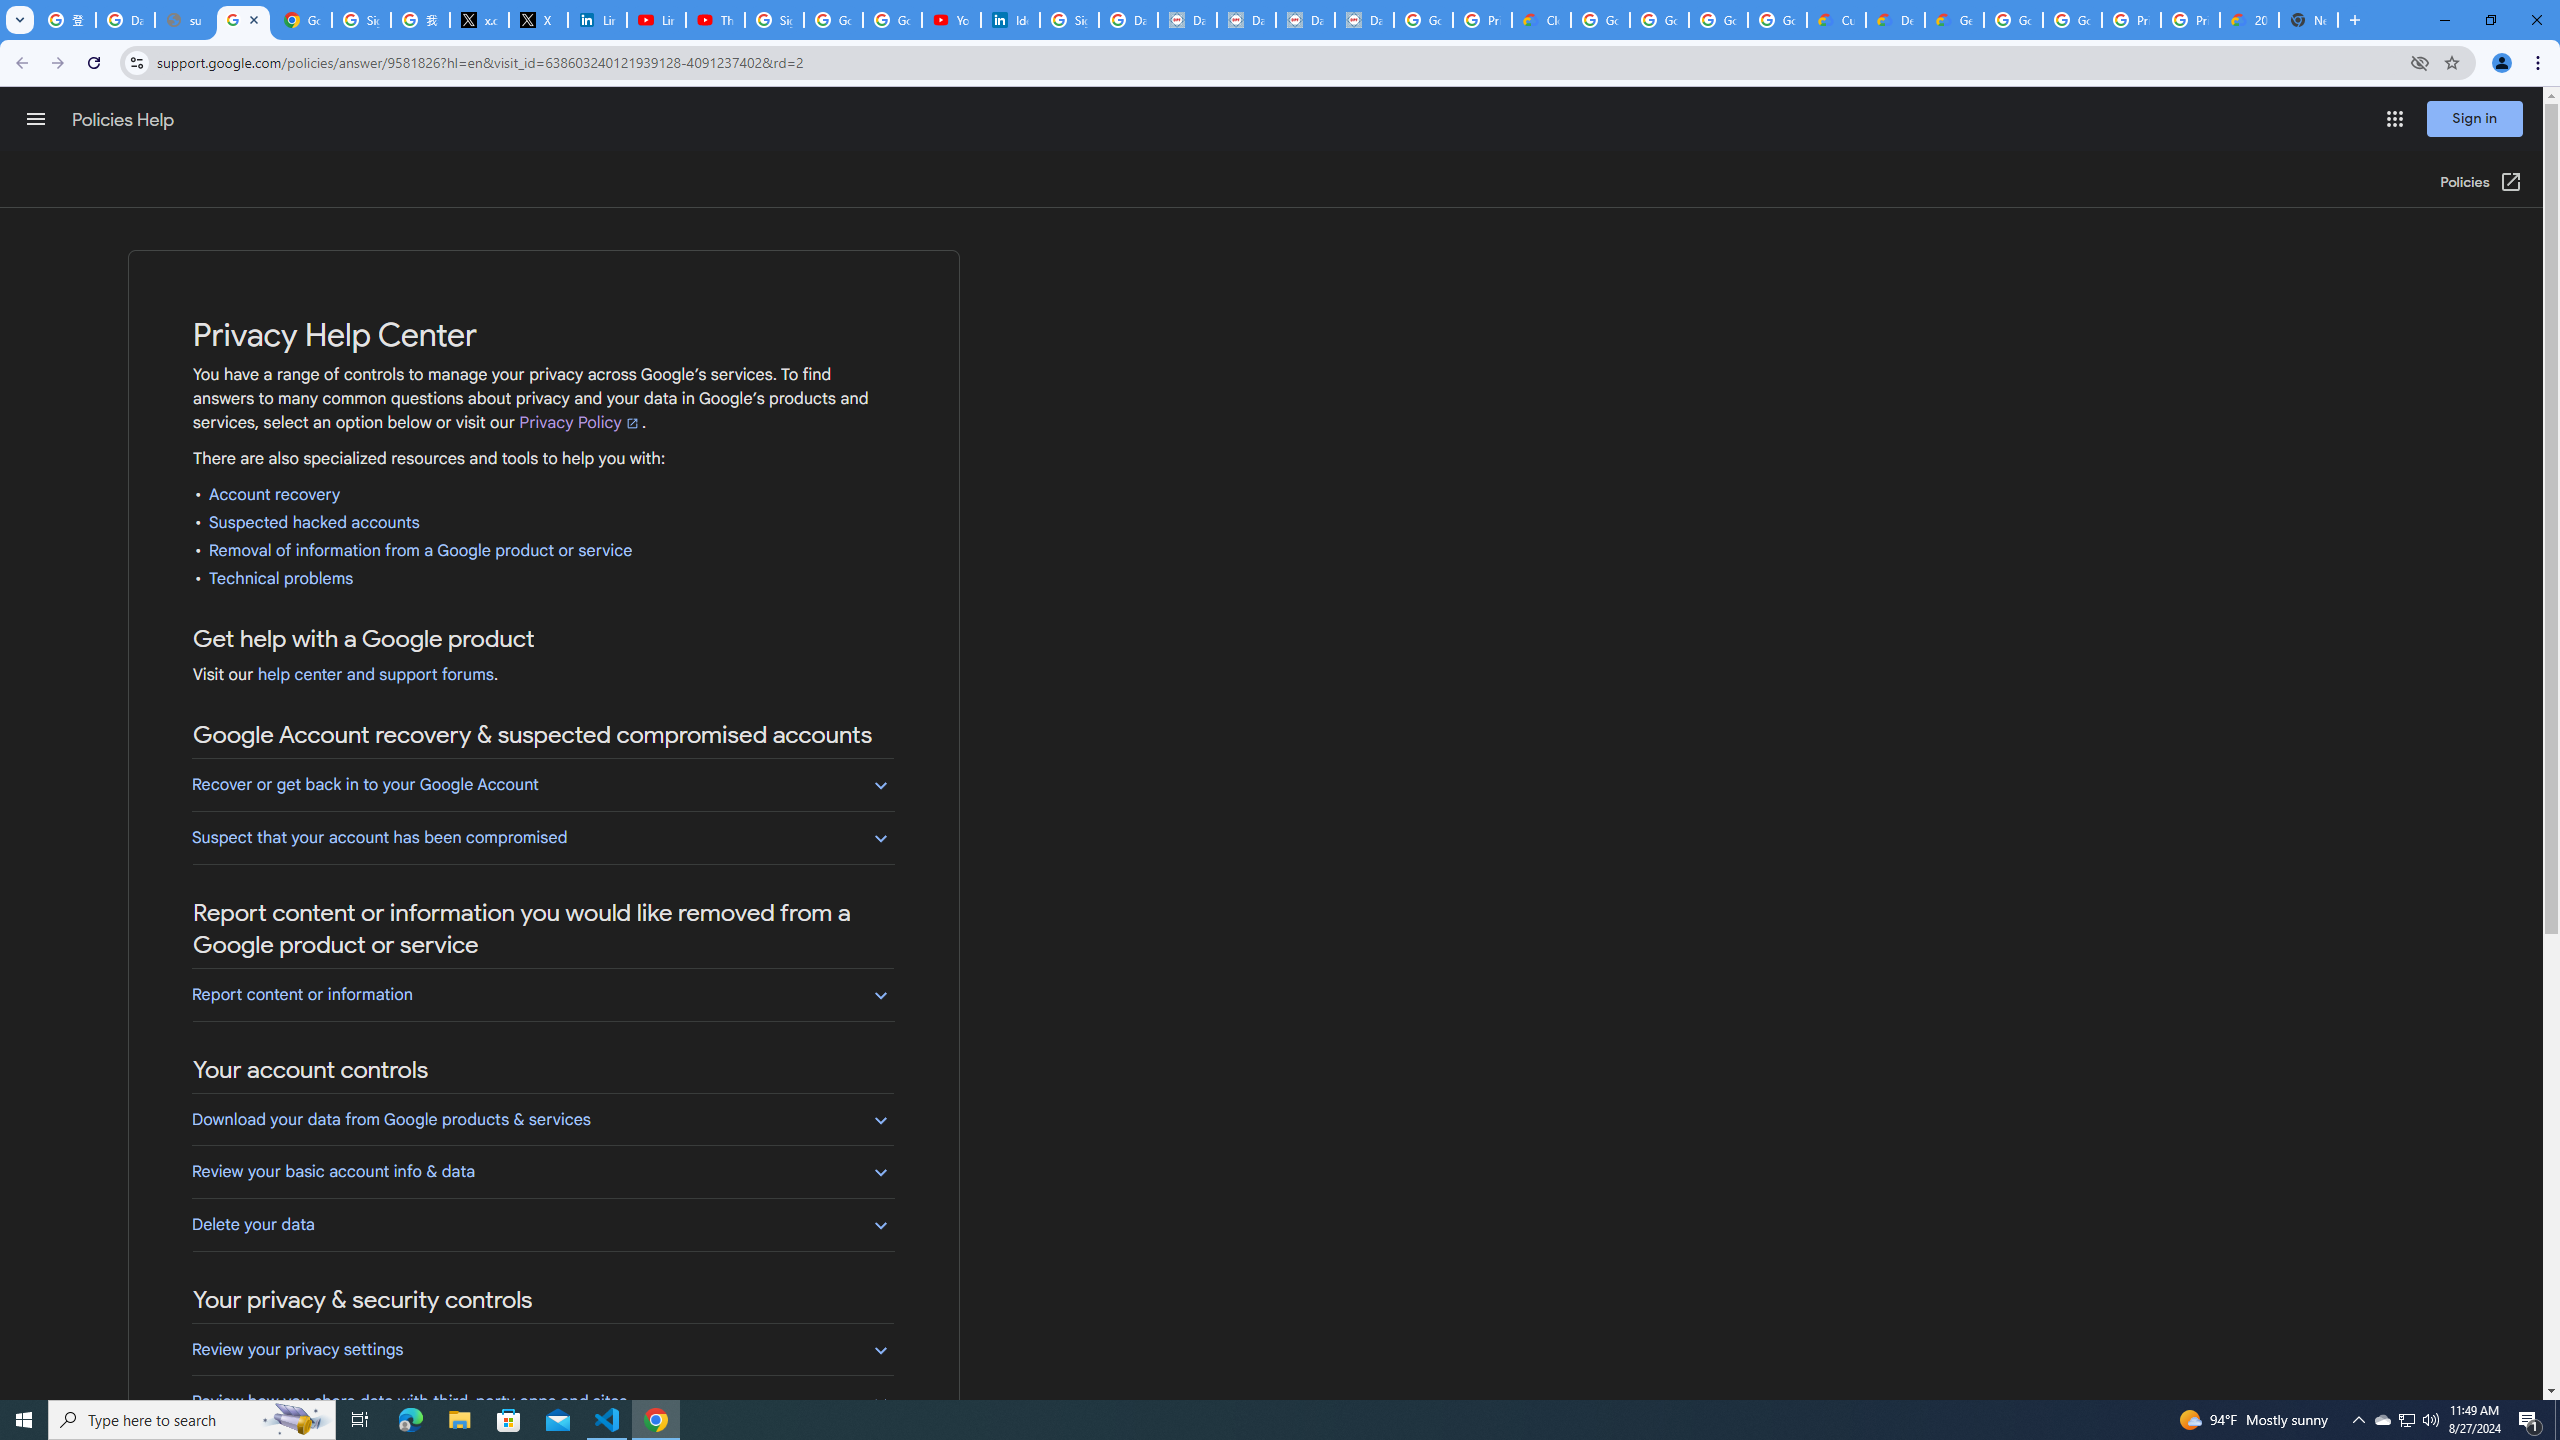 This screenshot has height=1440, width=2560. Describe the element at coordinates (281, 578) in the screenshot. I see `'Technical problems'` at that location.